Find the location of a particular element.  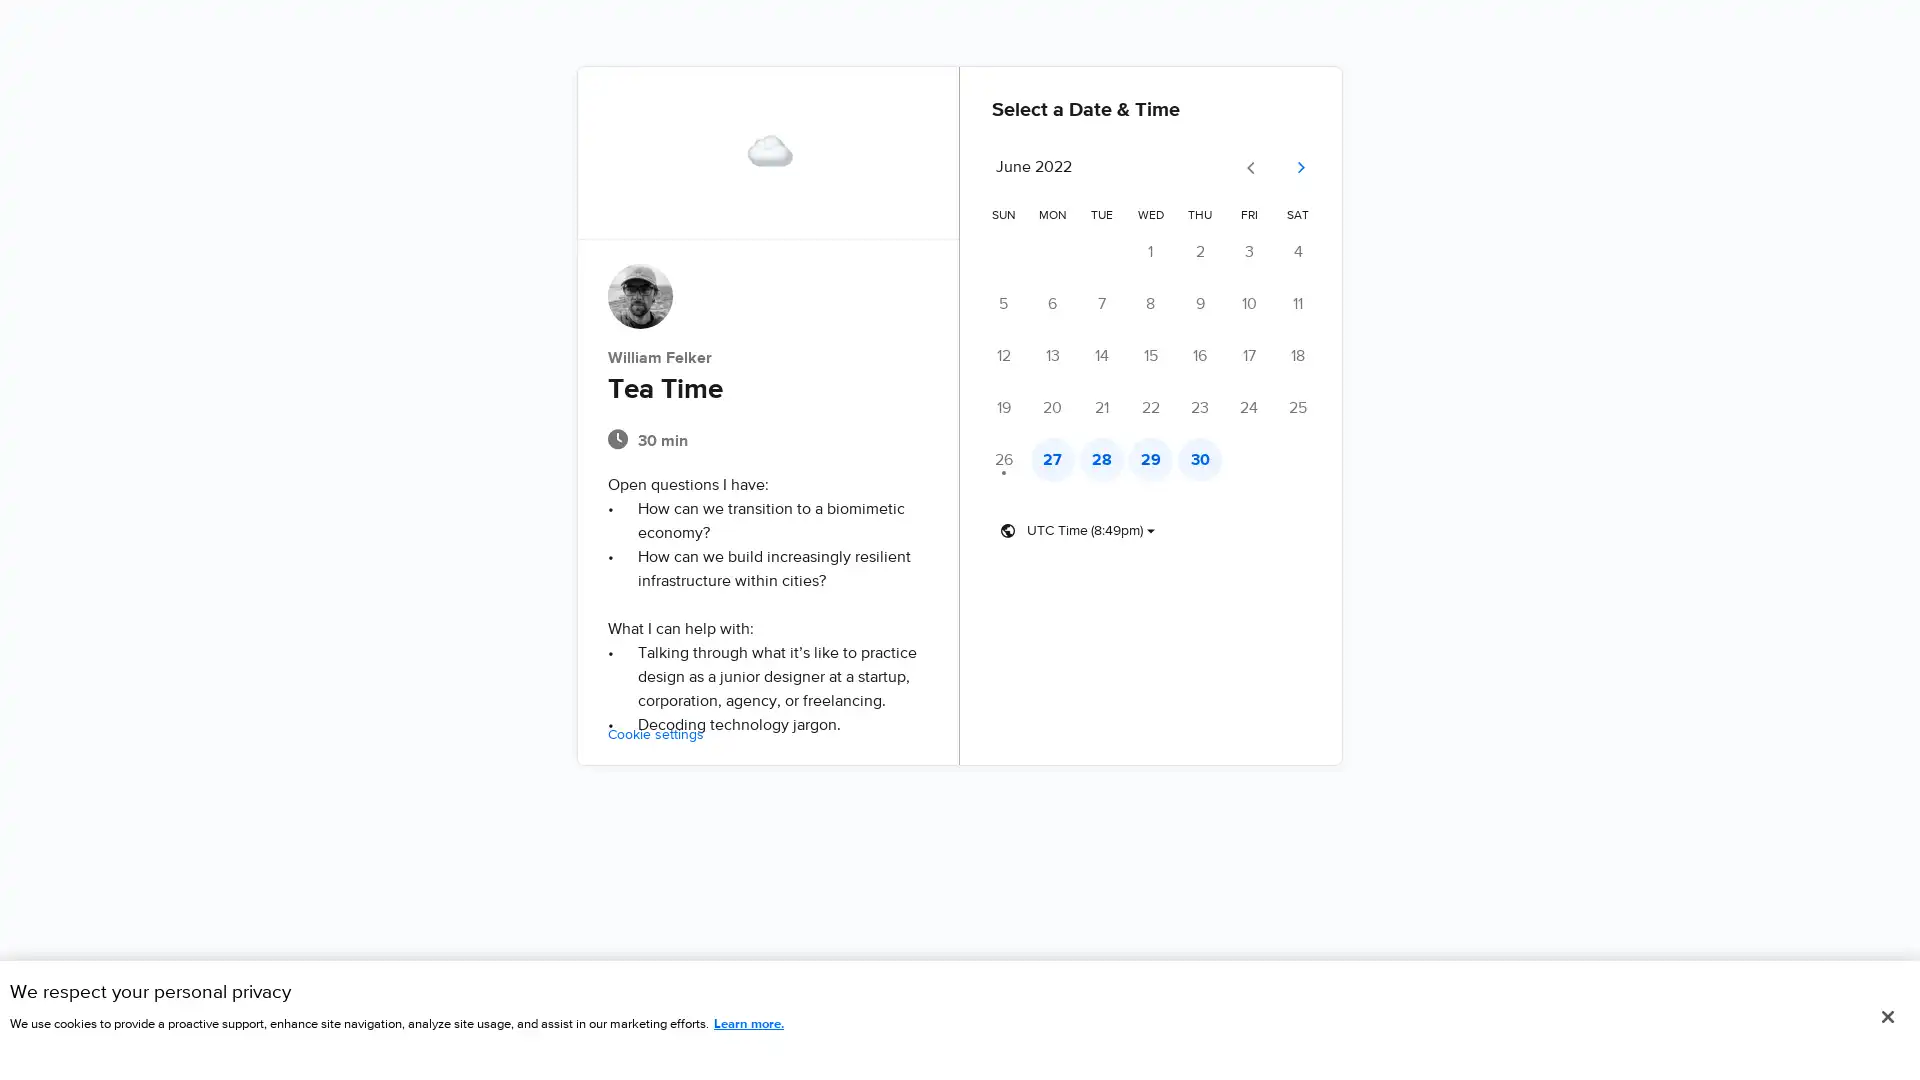

Tuesday, June 21 - No times available is located at coordinates (1106, 407).